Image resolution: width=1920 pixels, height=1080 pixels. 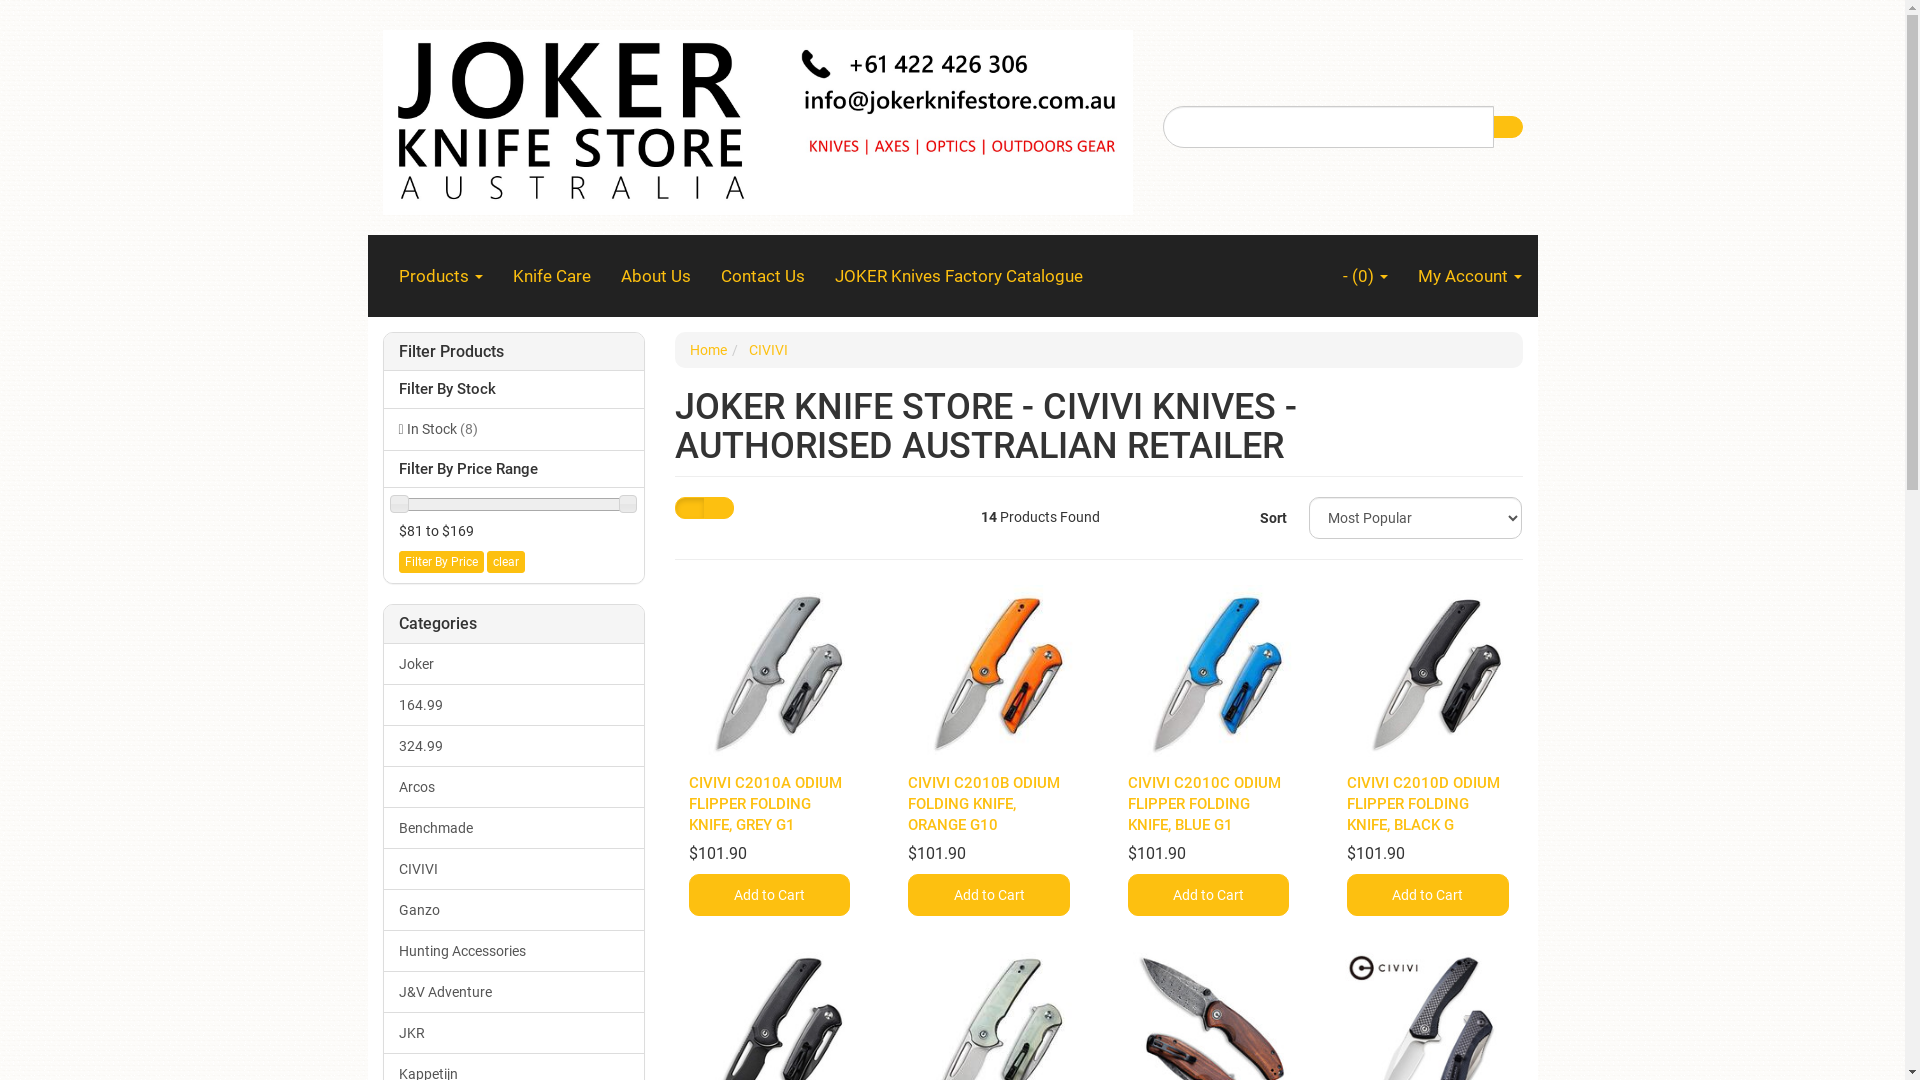 I want to click on 'JOKER Knives Factory Catalogue', so click(x=820, y=276).